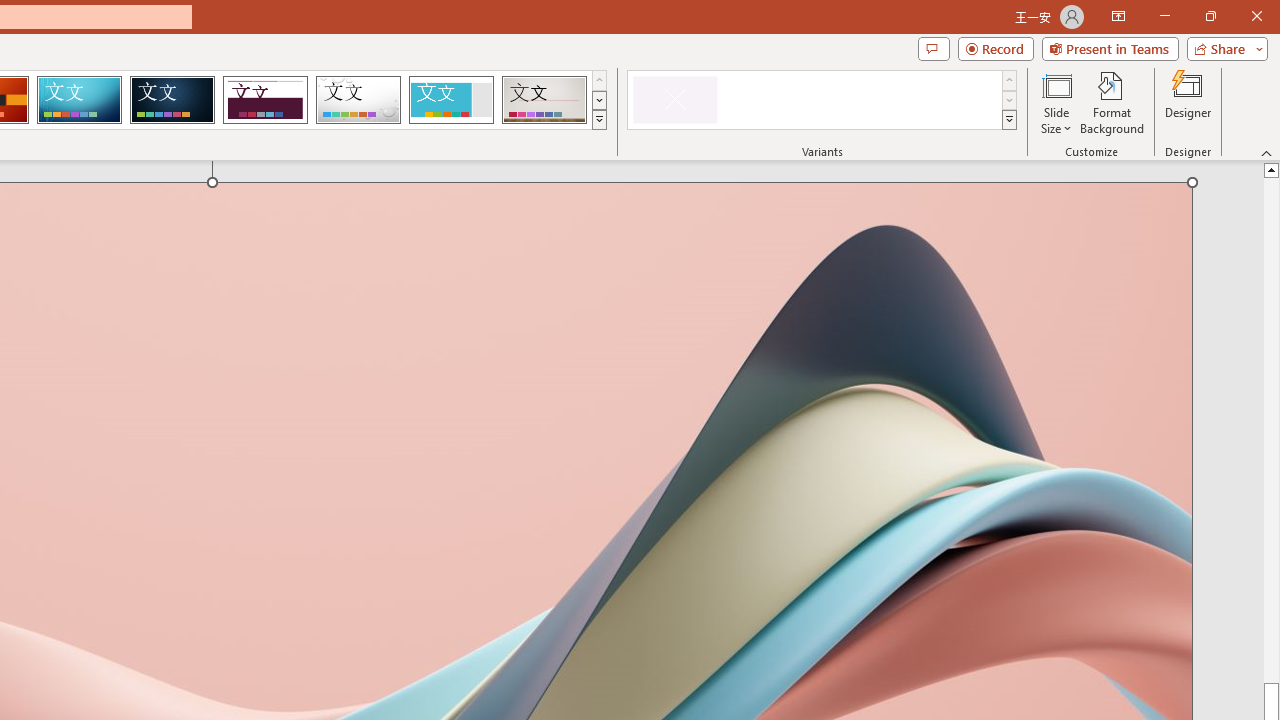  I want to click on 'Damask', so click(172, 100).